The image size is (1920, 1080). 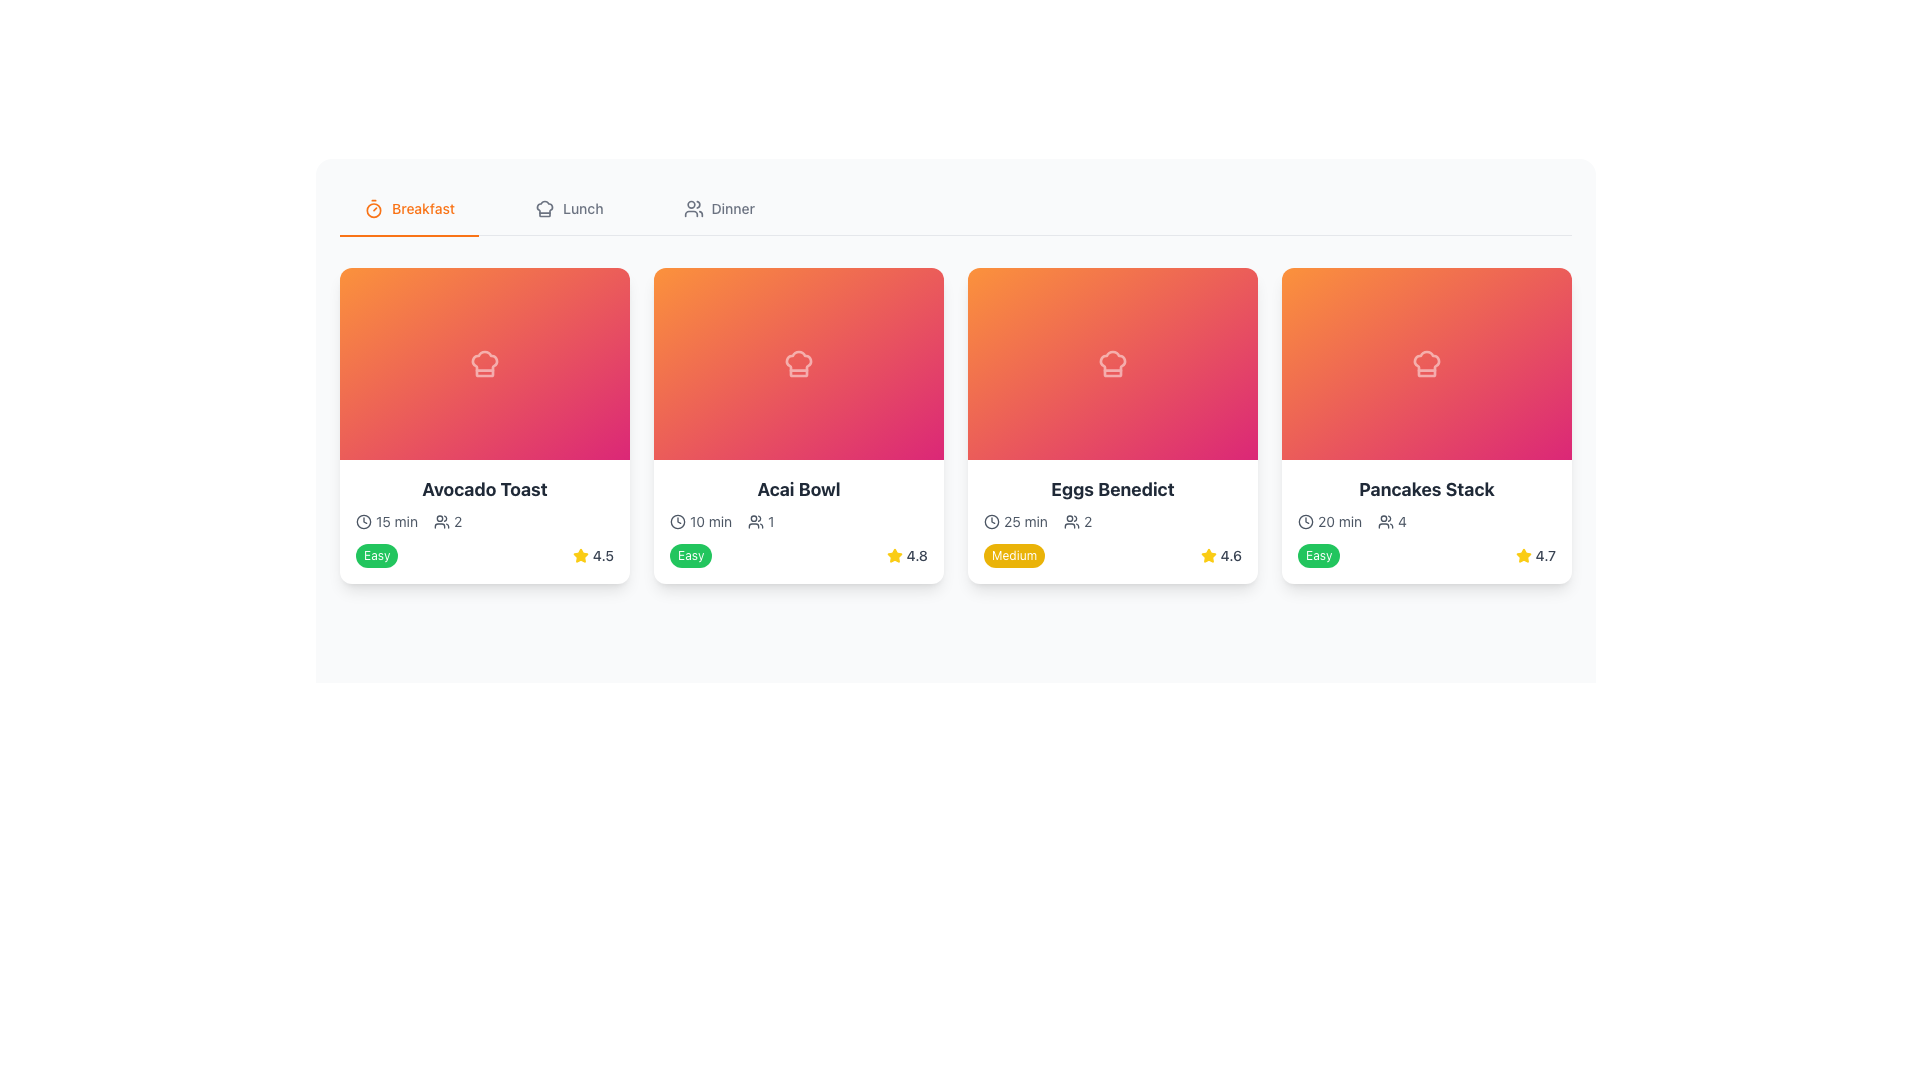 I want to click on text displayed in the bold, large font text label 'Eggs Benedict' located as the title within the third recipe card from the left, so click(x=1112, y=489).